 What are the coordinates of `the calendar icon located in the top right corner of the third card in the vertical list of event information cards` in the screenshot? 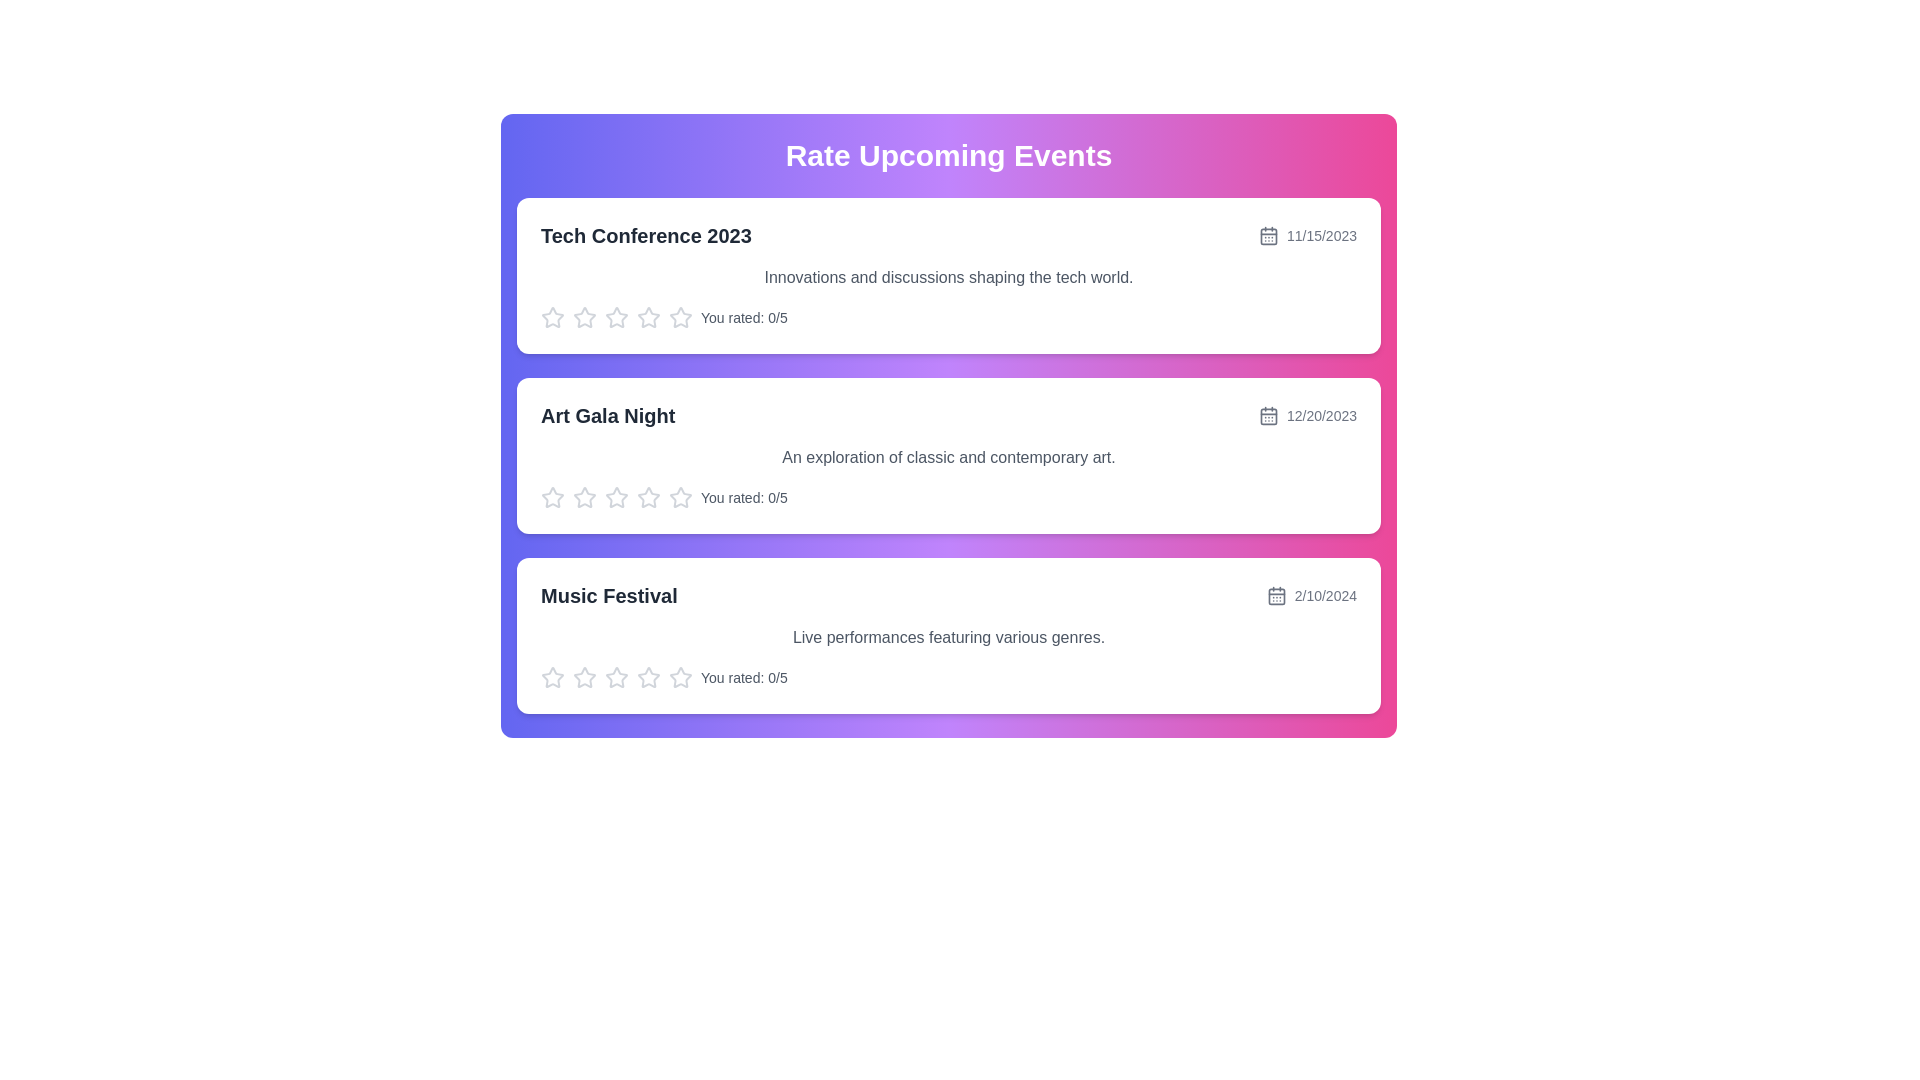 It's located at (1275, 595).